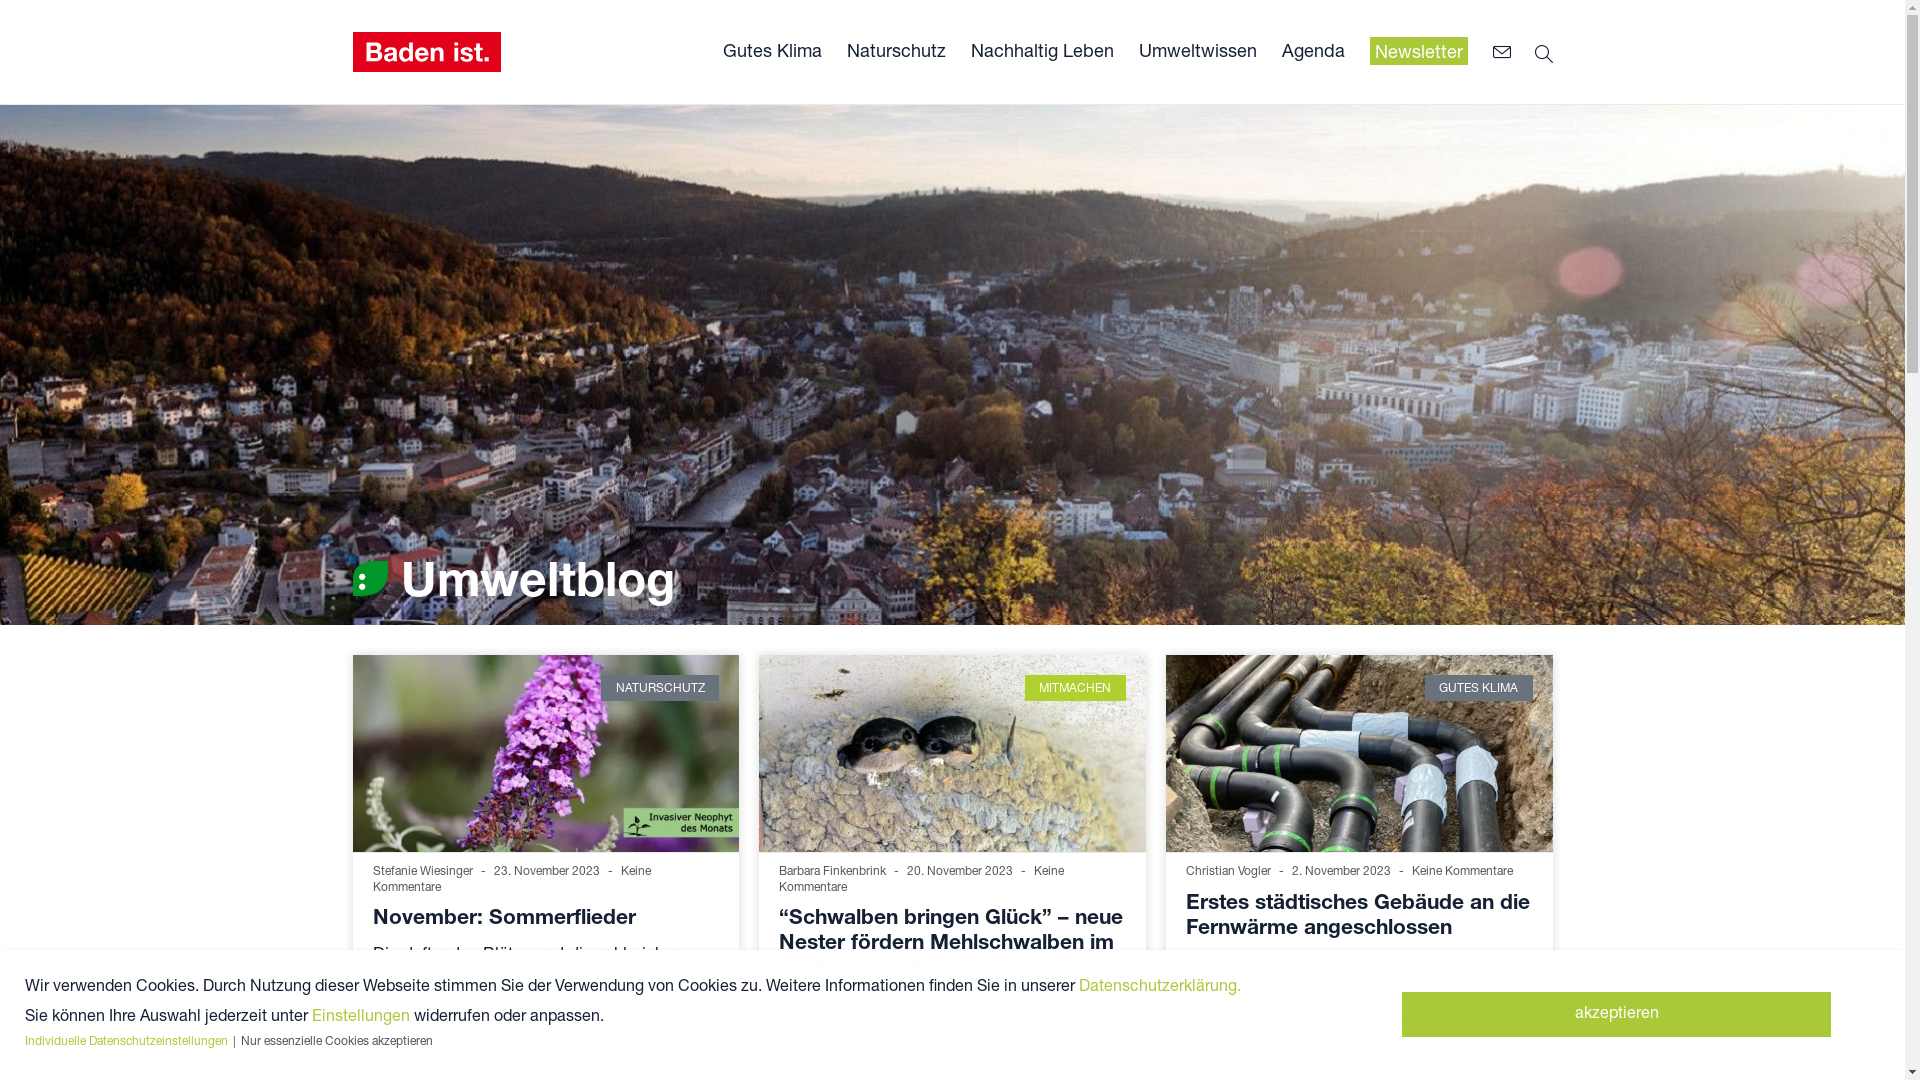 This screenshot has height=1080, width=1920. Describe the element at coordinates (770, 49) in the screenshot. I see `'Gutes Klima'` at that location.